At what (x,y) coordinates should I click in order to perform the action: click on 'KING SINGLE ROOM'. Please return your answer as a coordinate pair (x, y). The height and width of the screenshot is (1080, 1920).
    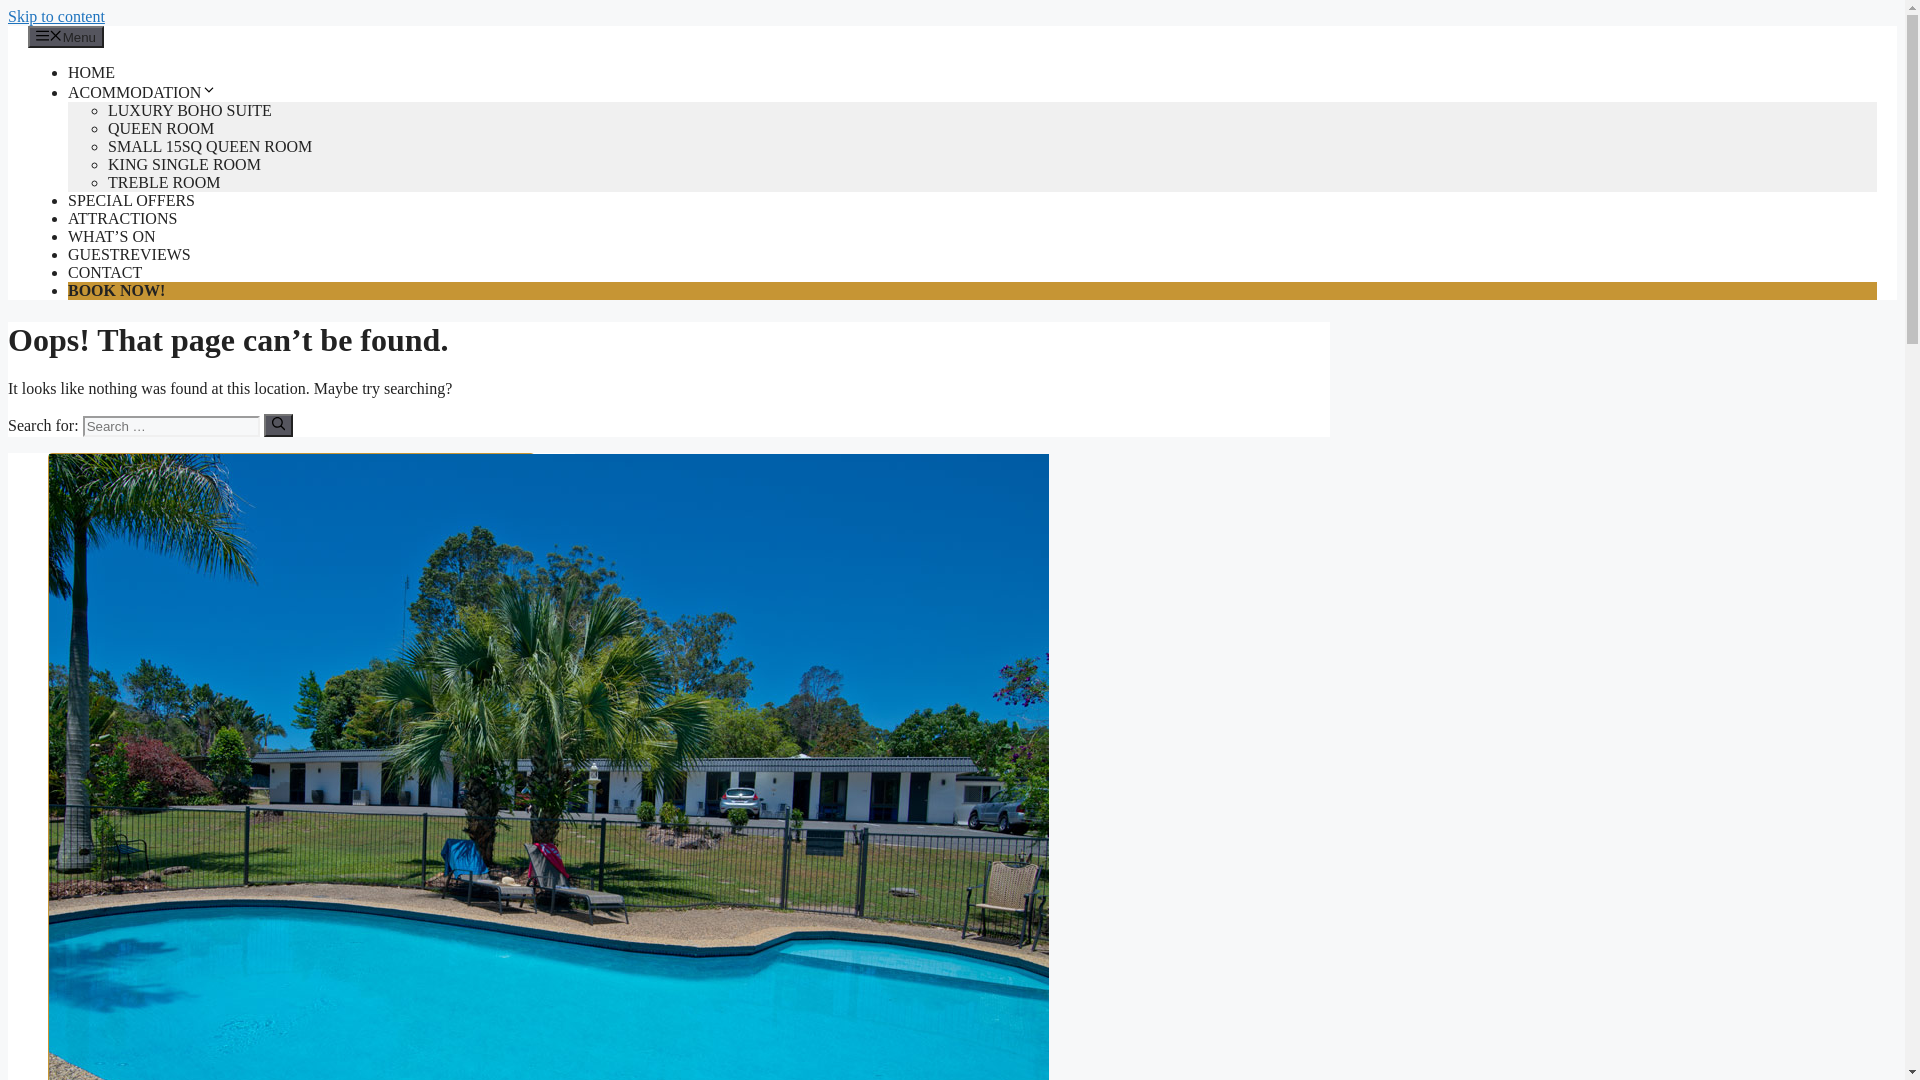
    Looking at the image, I should click on (184, 163).